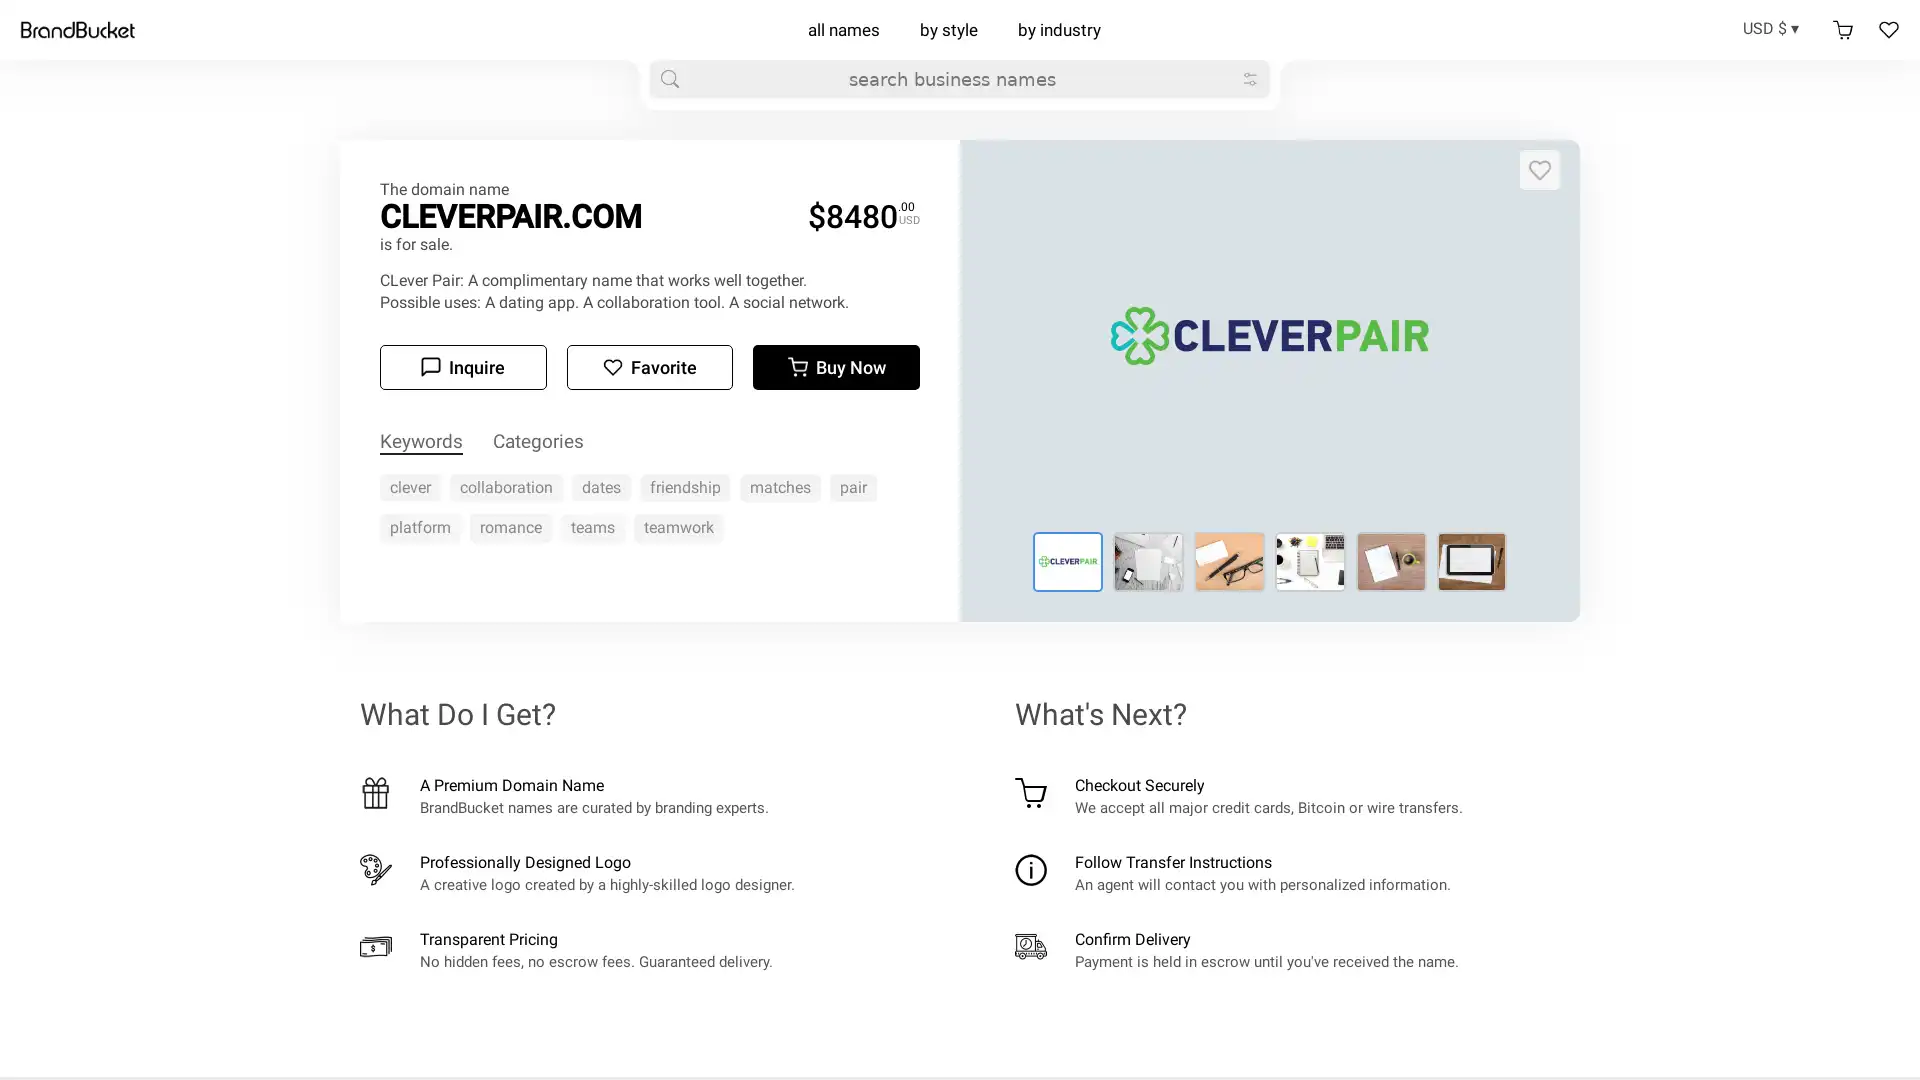  What do you see at coordinates (1228, 560) in the screenshot?
I see `Logo for cleverpair.com` at bounding box center [1228, 560].